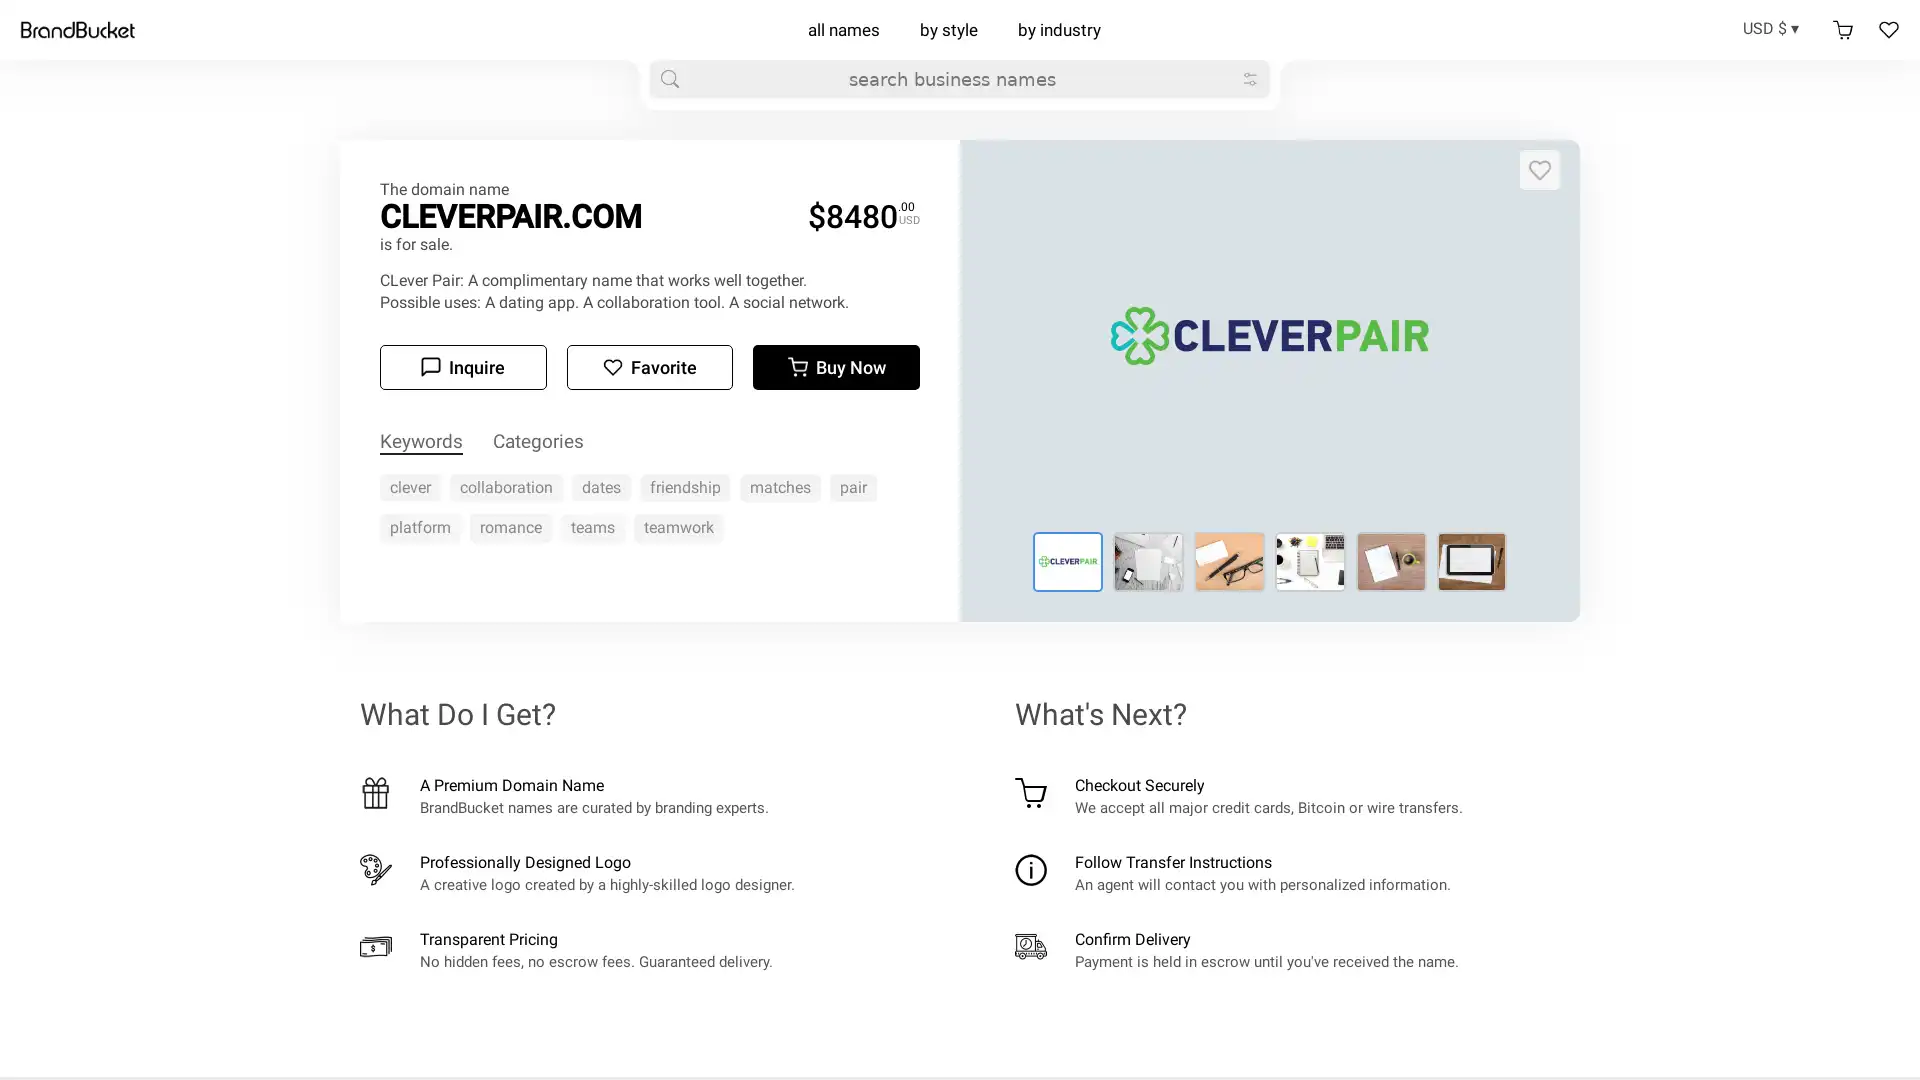  What do you see at coordinates (1228, 560) in the screenshot?
I see `Logo for cleverpair.com` at bounding box center [1228, 560].